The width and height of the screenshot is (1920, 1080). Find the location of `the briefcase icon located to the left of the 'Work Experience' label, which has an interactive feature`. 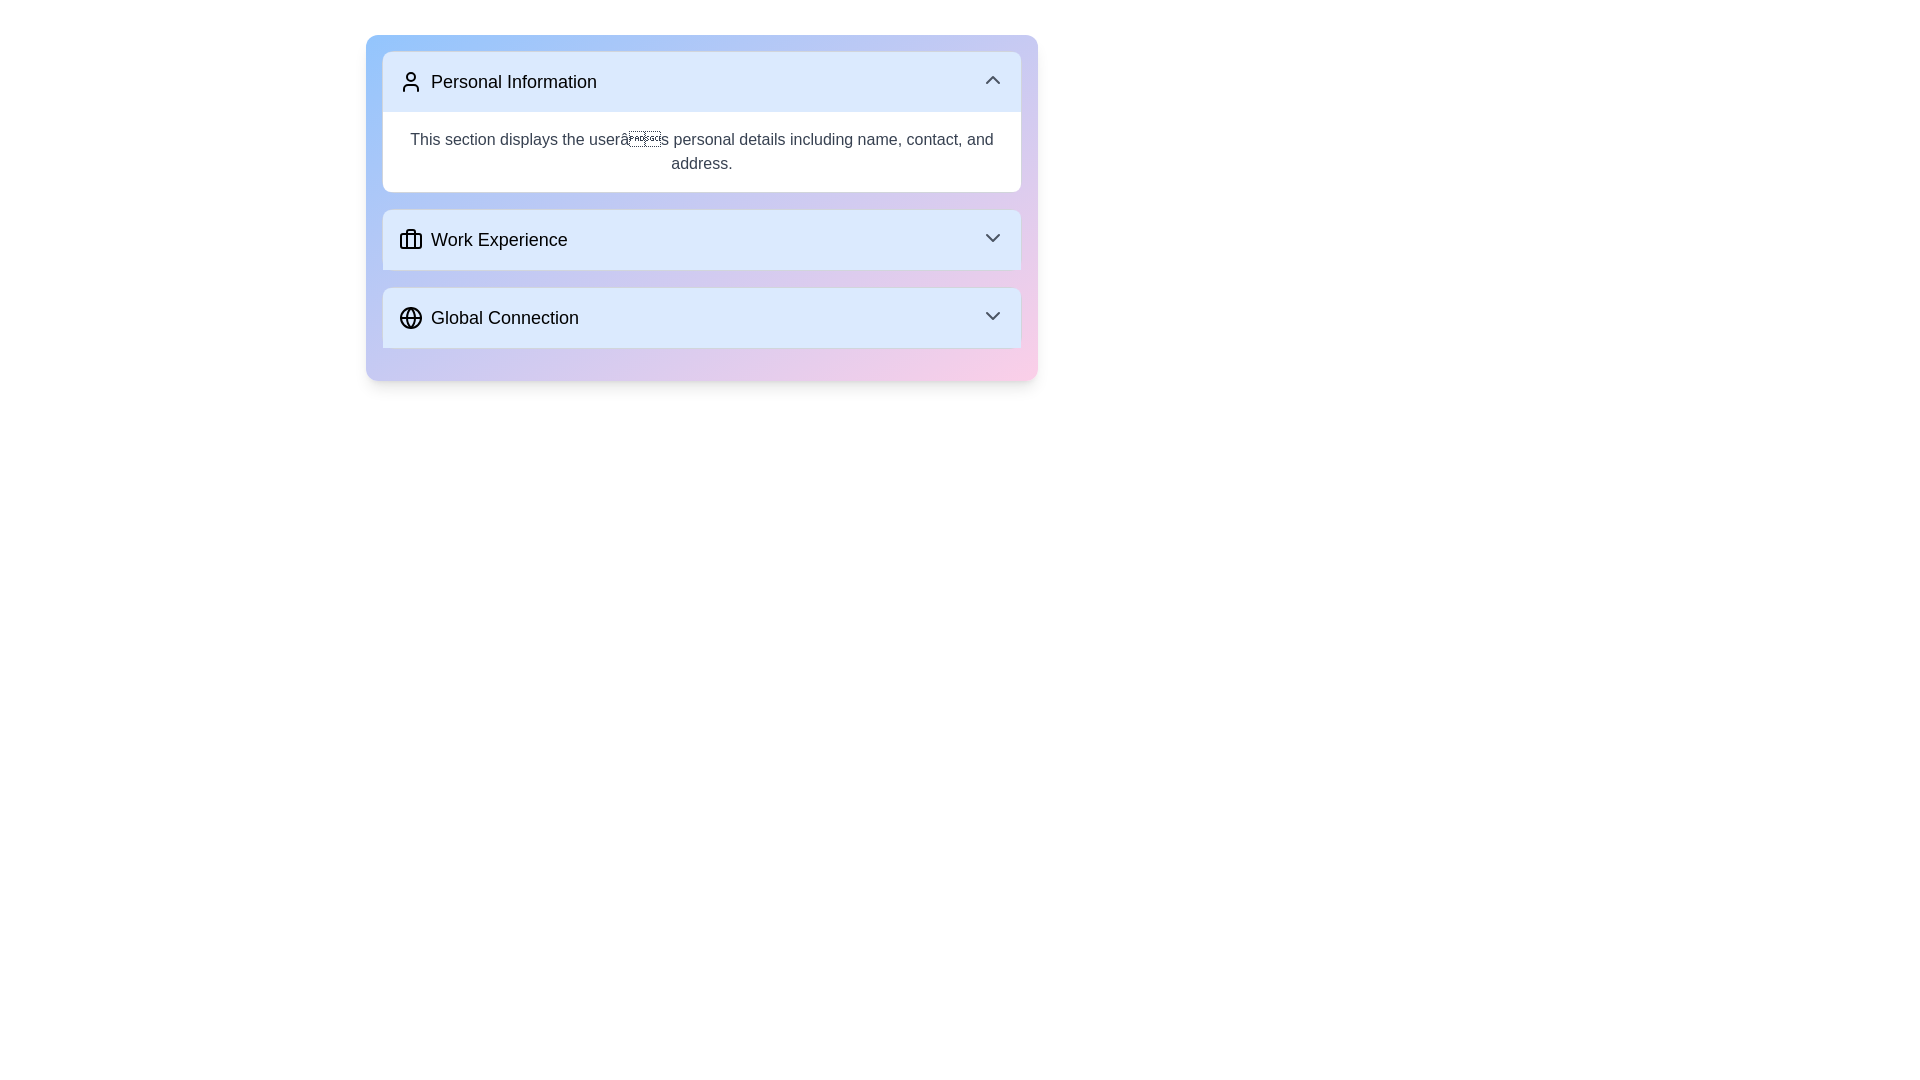

the briefcase icon located to the left of the 'Work Experience' label, which has an interactive feature is located at coordinates (410, 238).